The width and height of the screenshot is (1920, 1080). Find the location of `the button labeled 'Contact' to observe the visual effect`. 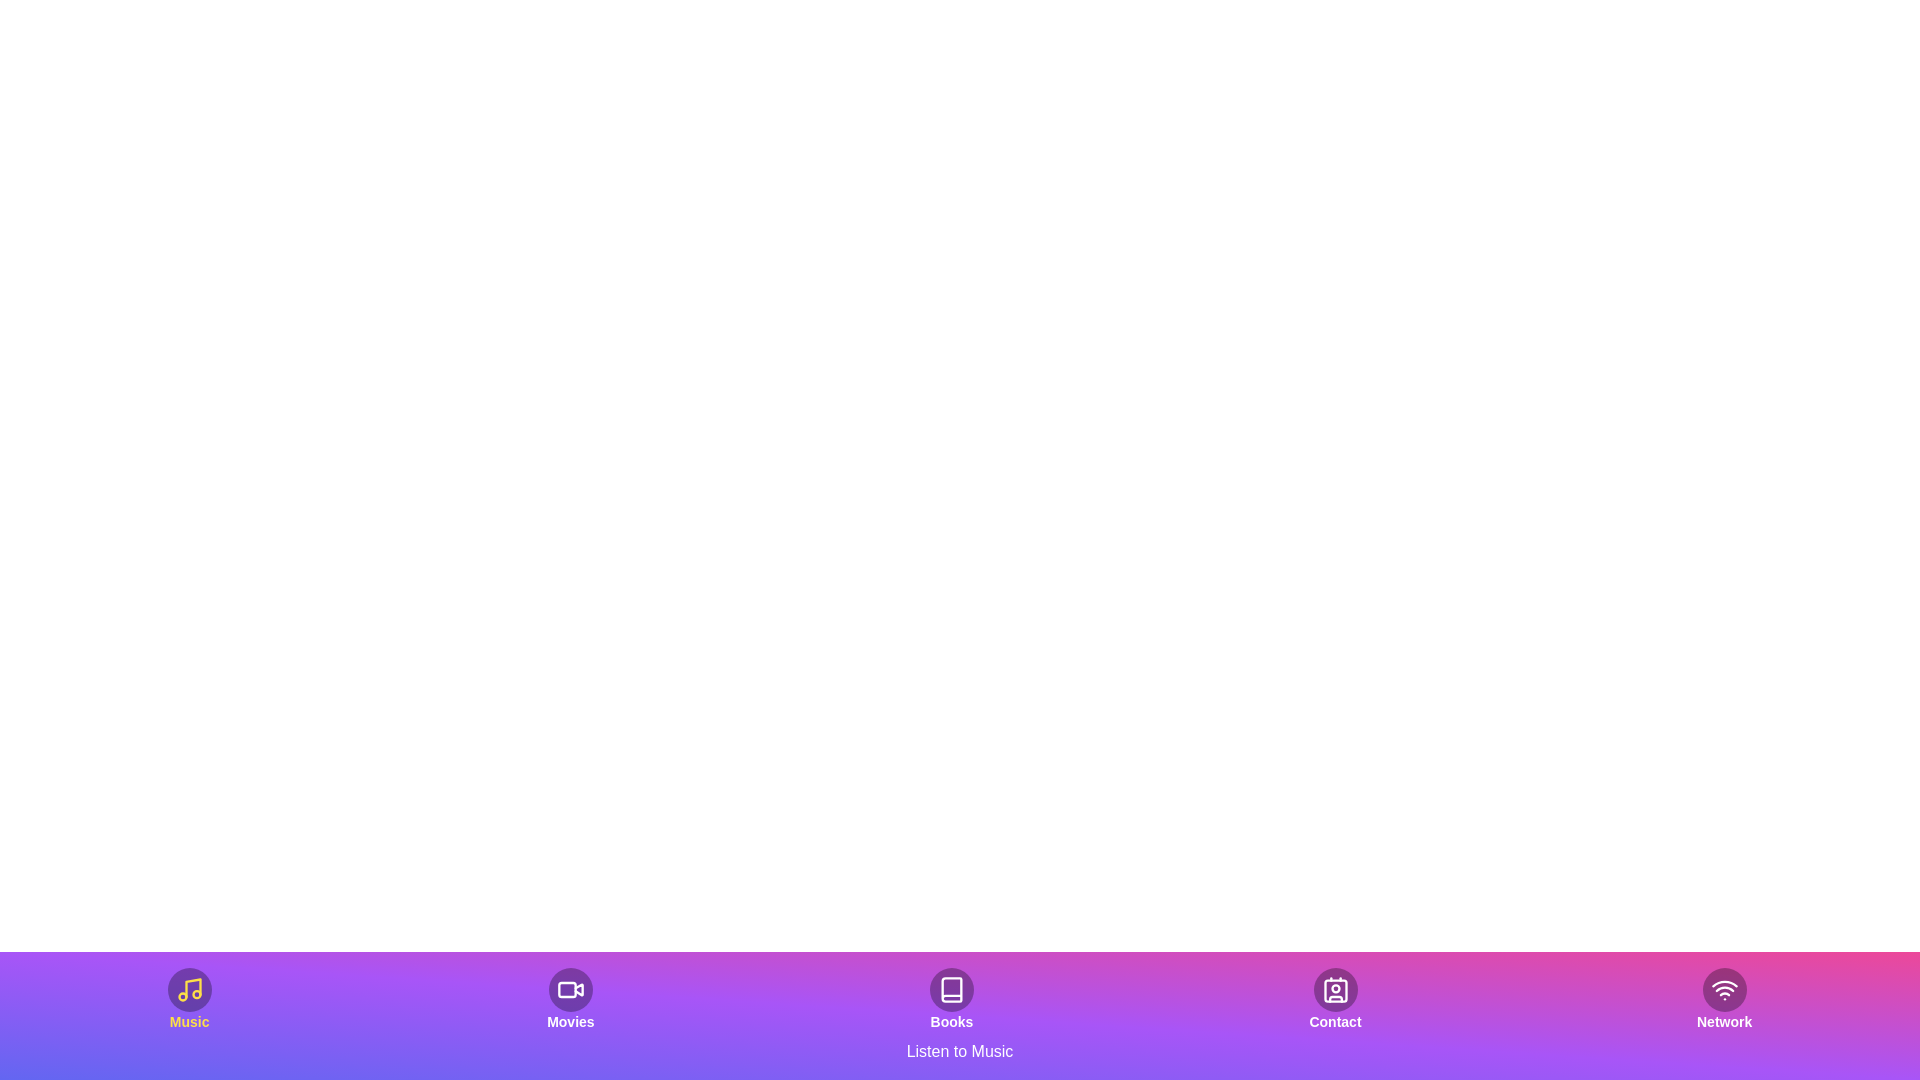

the button labeled 'Contact' to observe the visual effect is located at coordinates (1335, 999).